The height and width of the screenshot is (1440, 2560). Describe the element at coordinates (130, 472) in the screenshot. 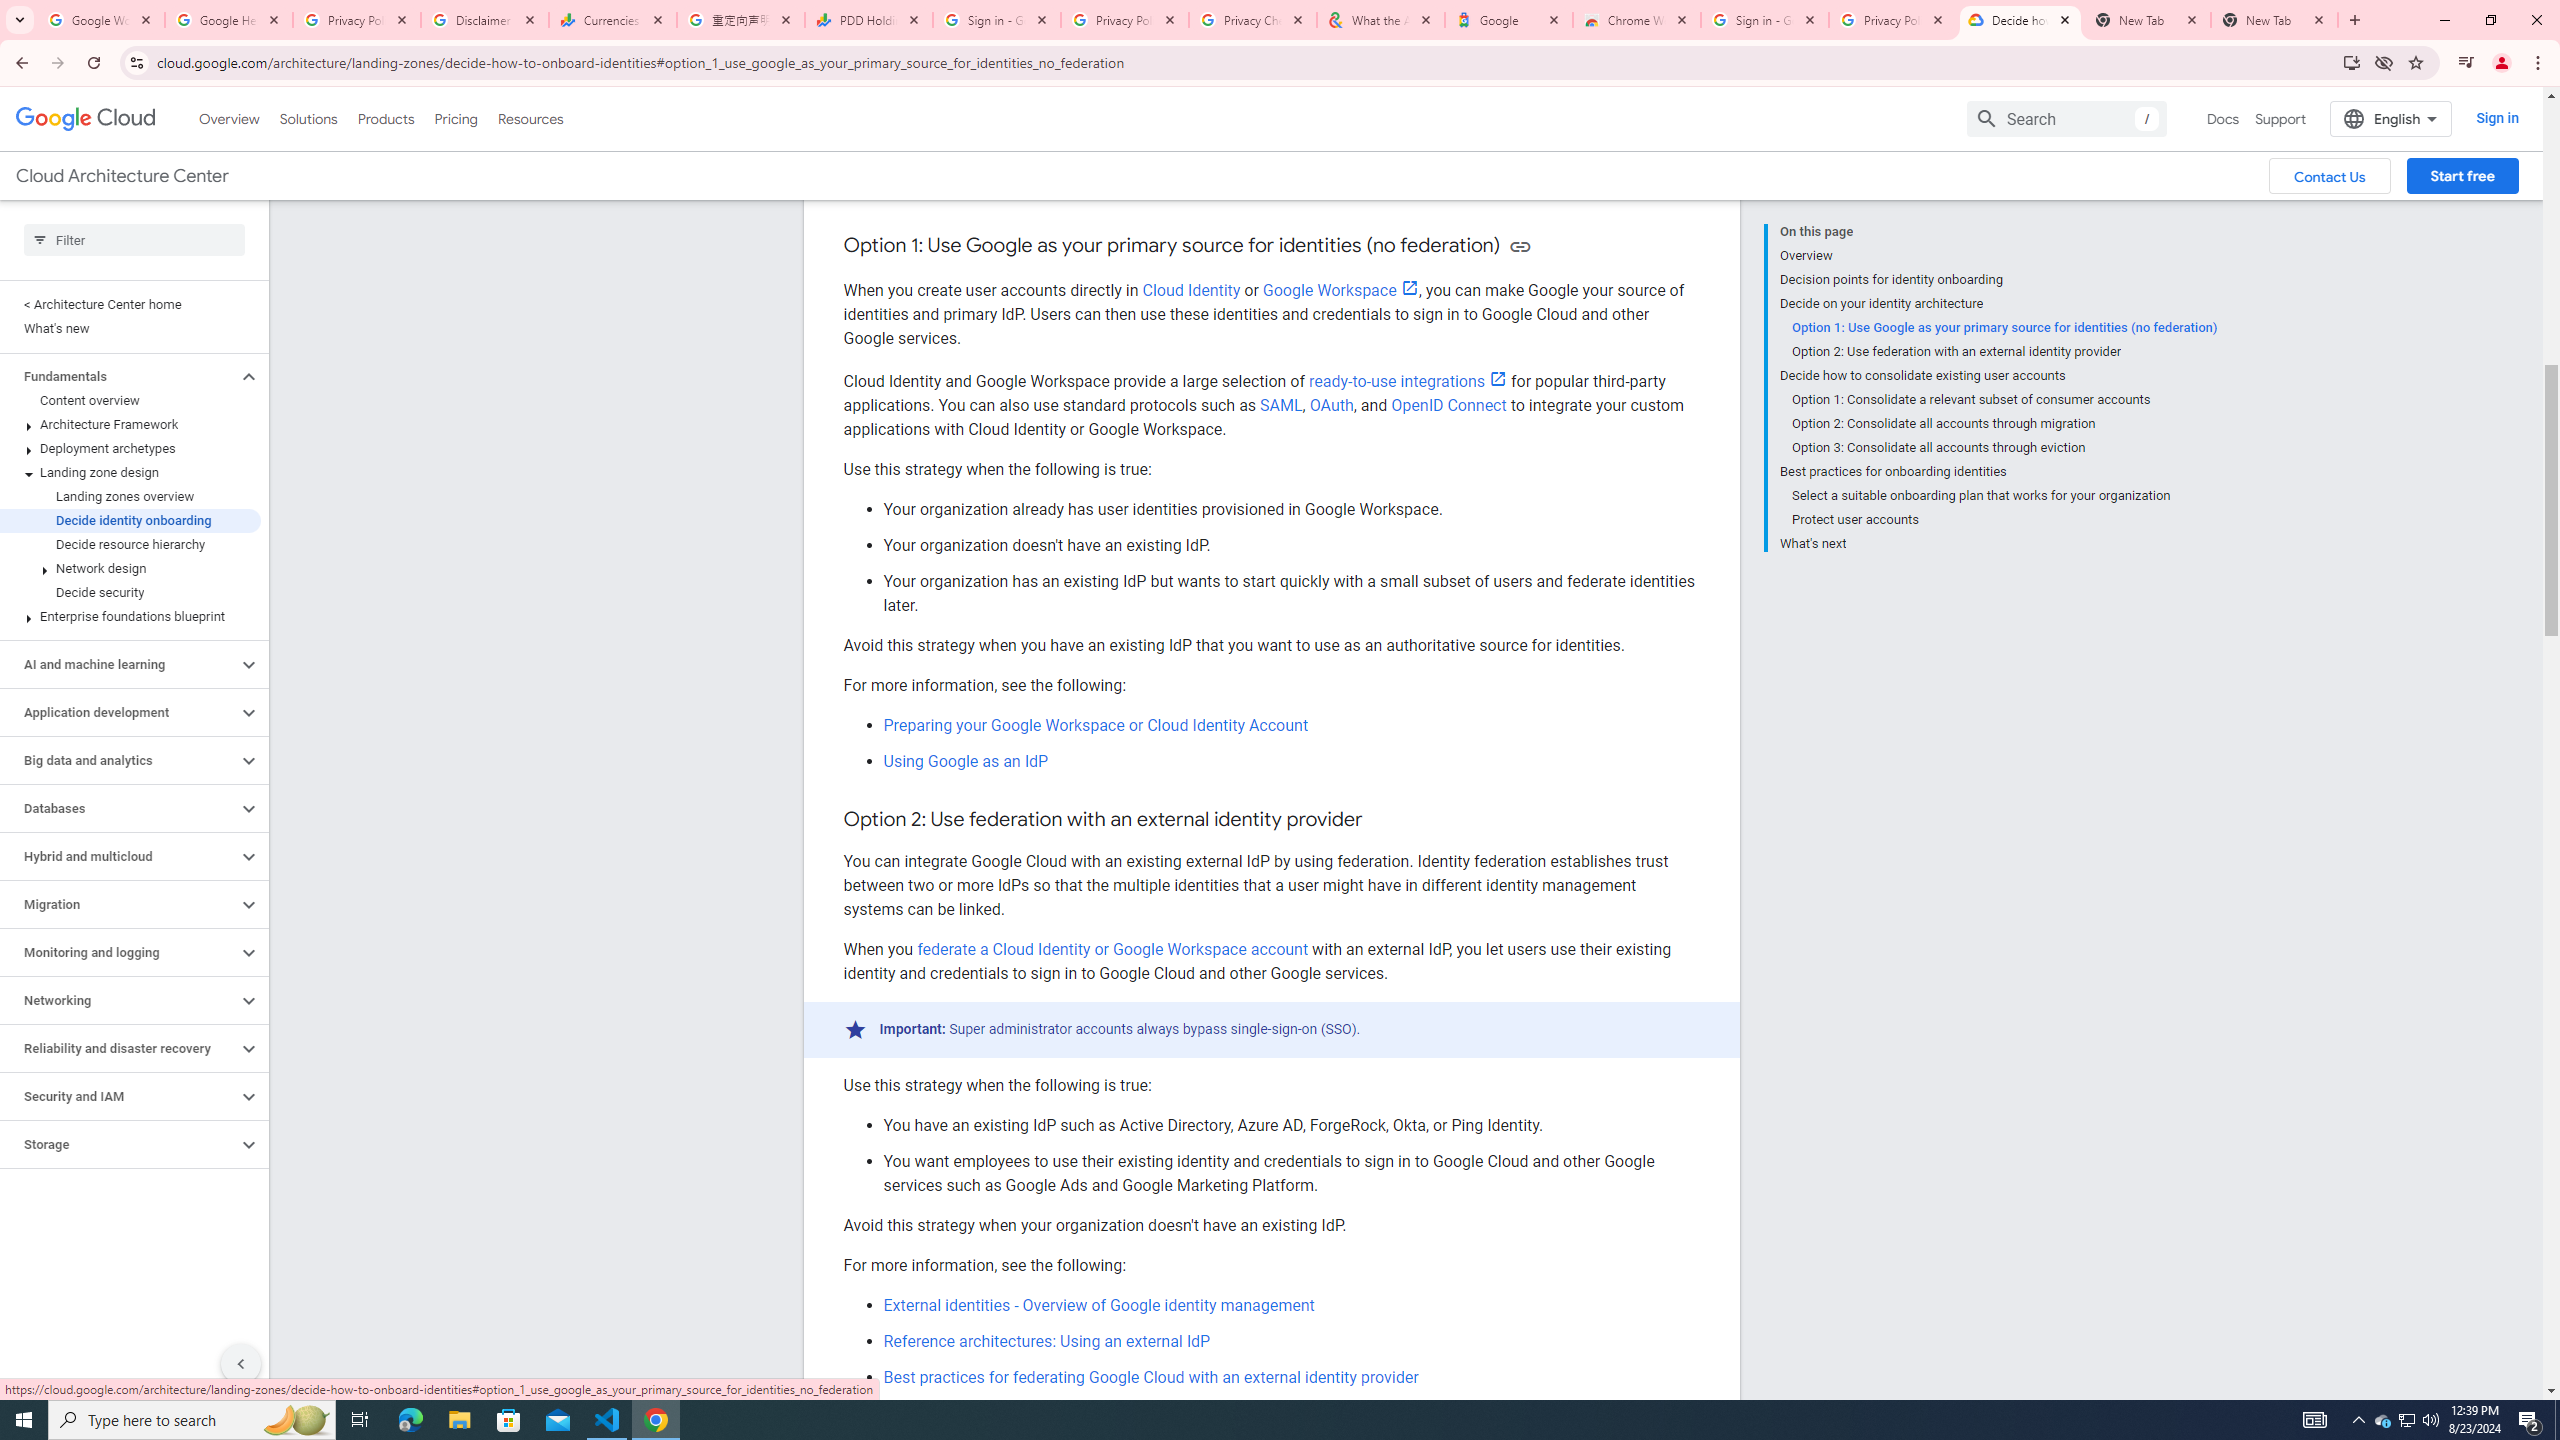

I see `'Landing zone design'` at that location.